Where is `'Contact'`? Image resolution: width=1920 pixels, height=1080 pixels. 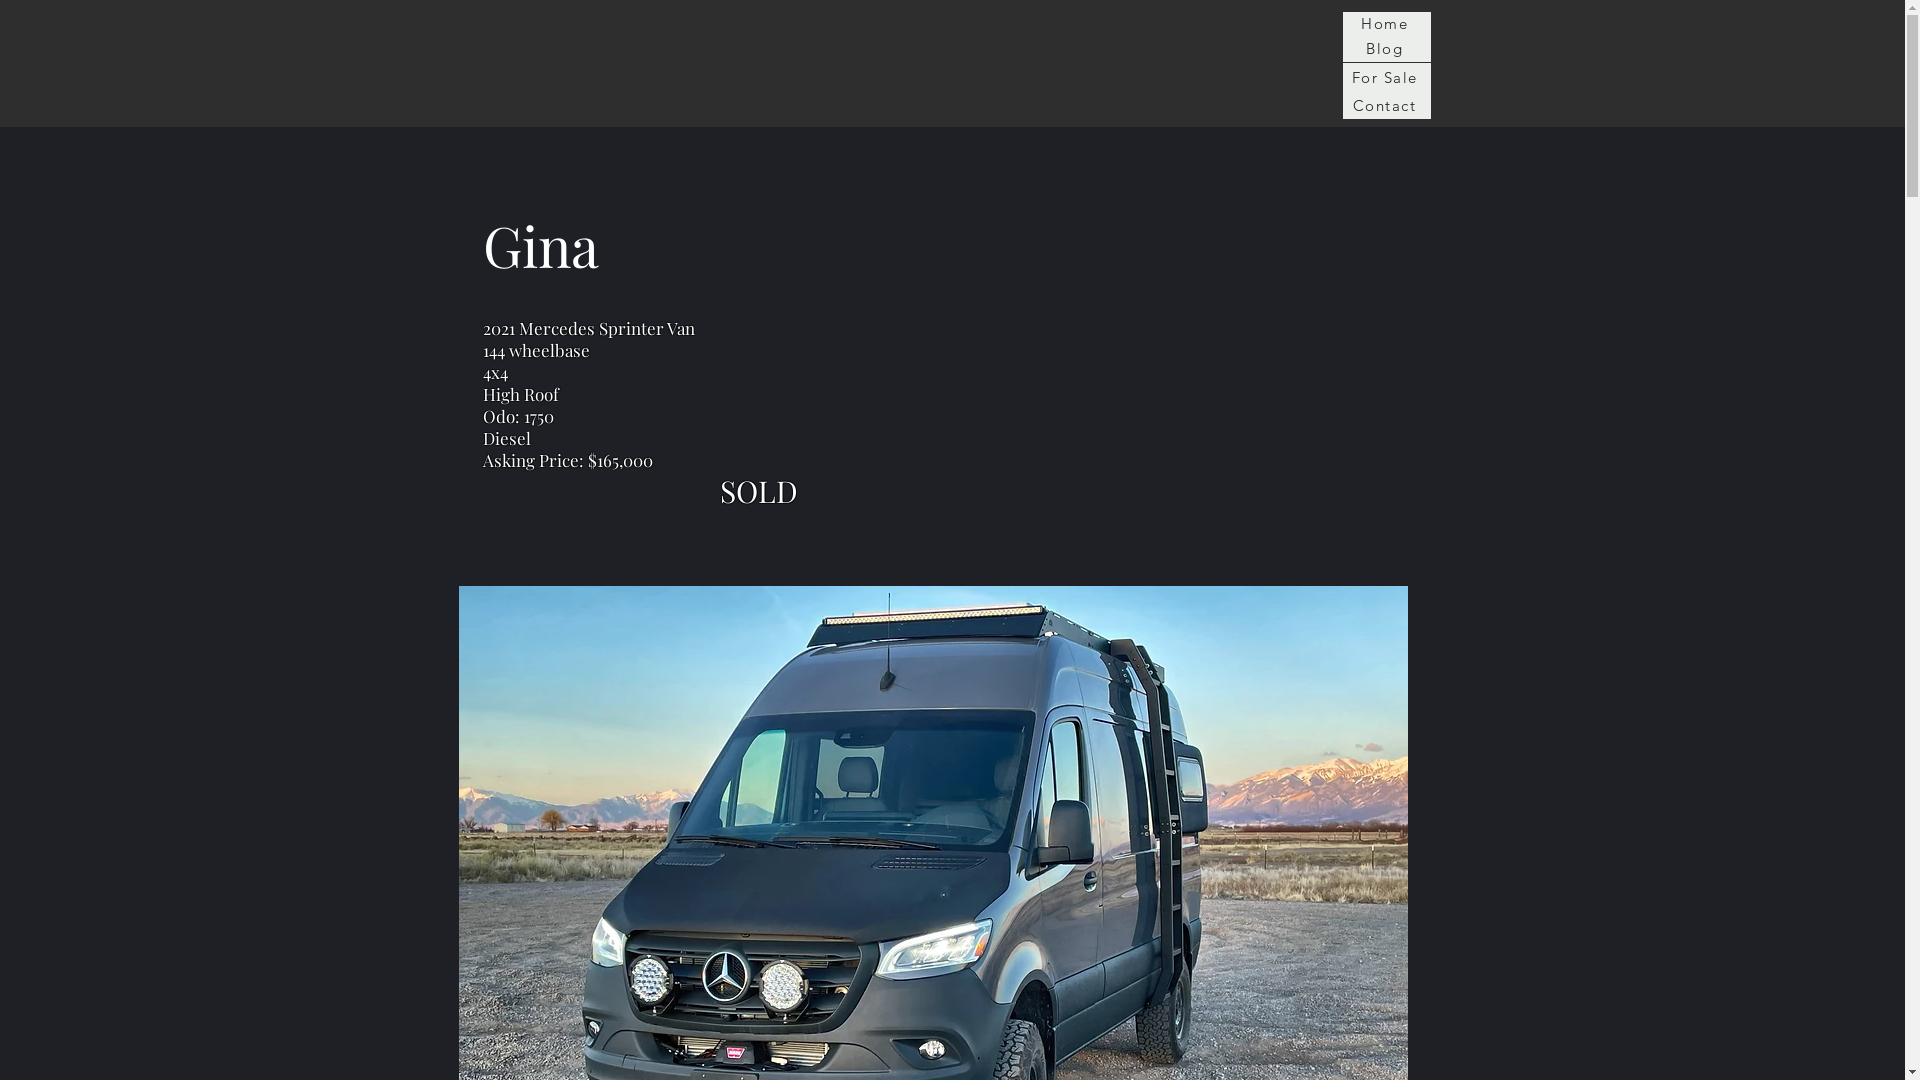
'Contact' is located at coordinates (1385, 104).